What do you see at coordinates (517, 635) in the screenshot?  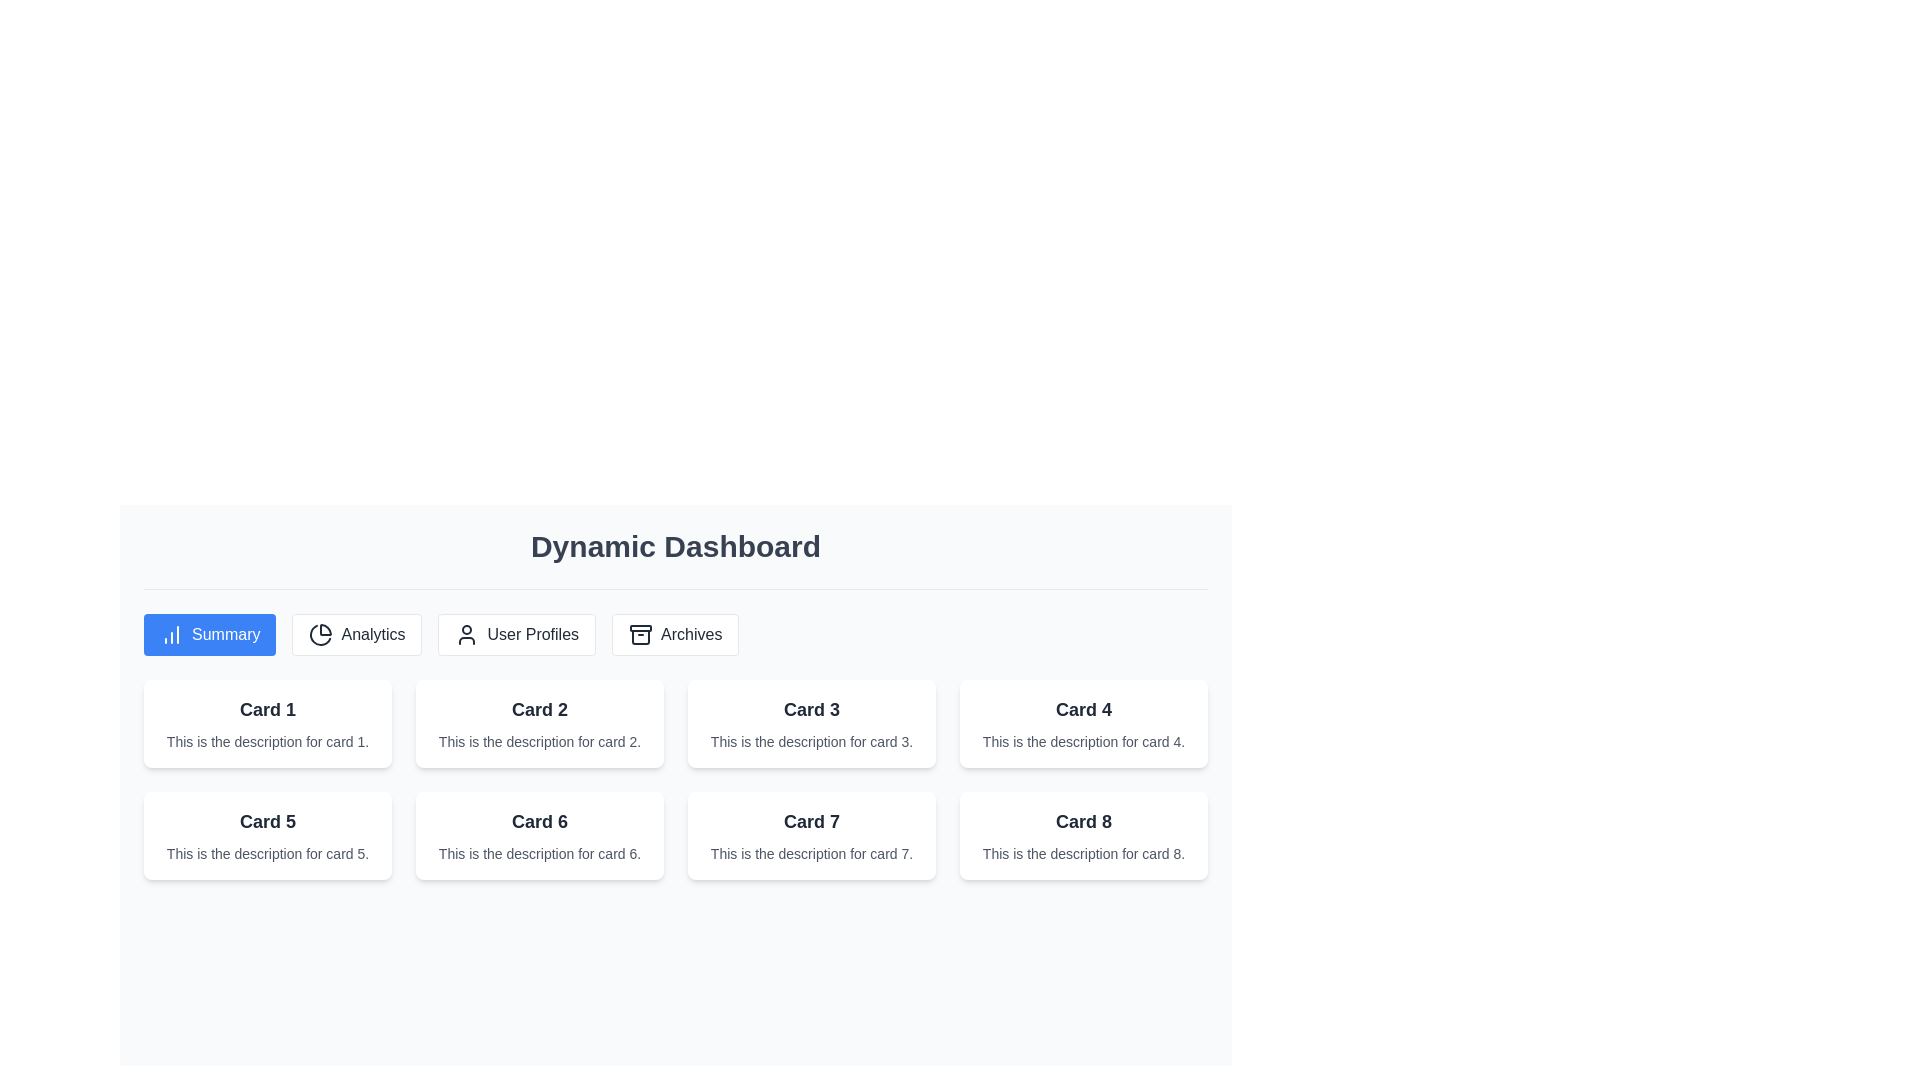 I see `the 'User Profiles' button with rounded corners and a white background` at bounding box center [517, 635].